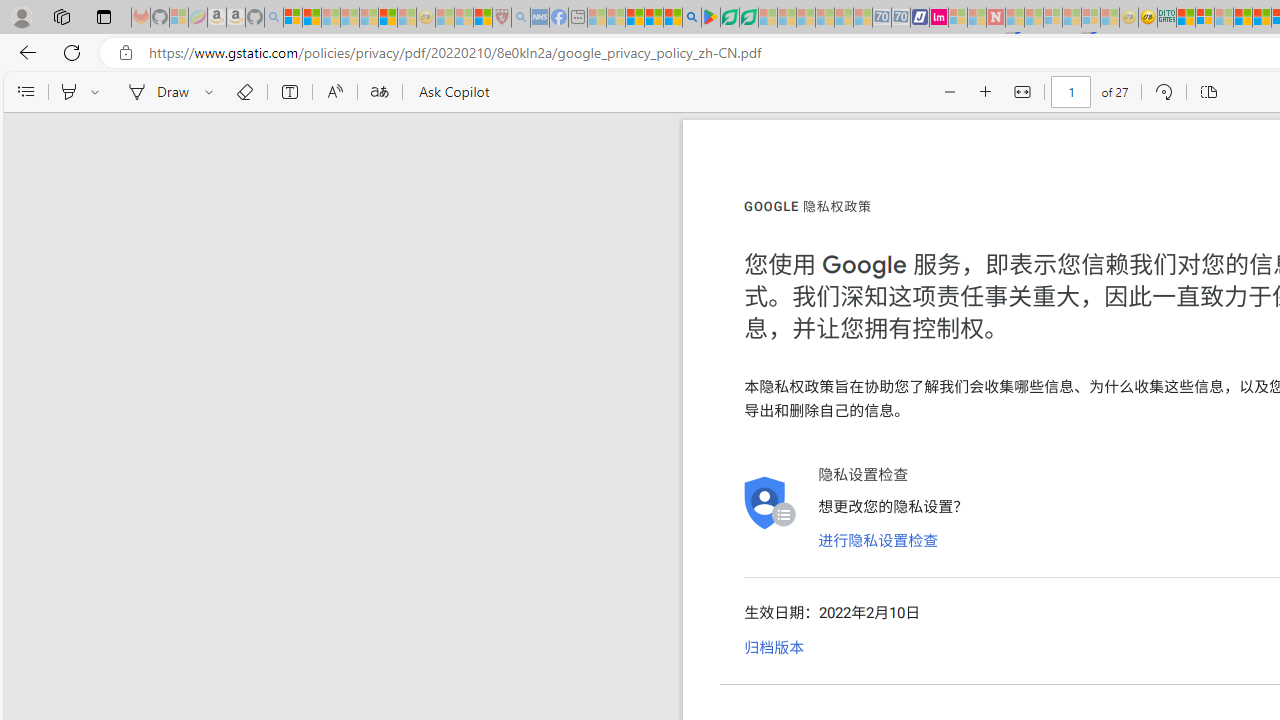 This screenshot has width=1280, height=720. Describe the element at coordinates (379, 92) in the screenshot. I see `'Translate'` at that location.